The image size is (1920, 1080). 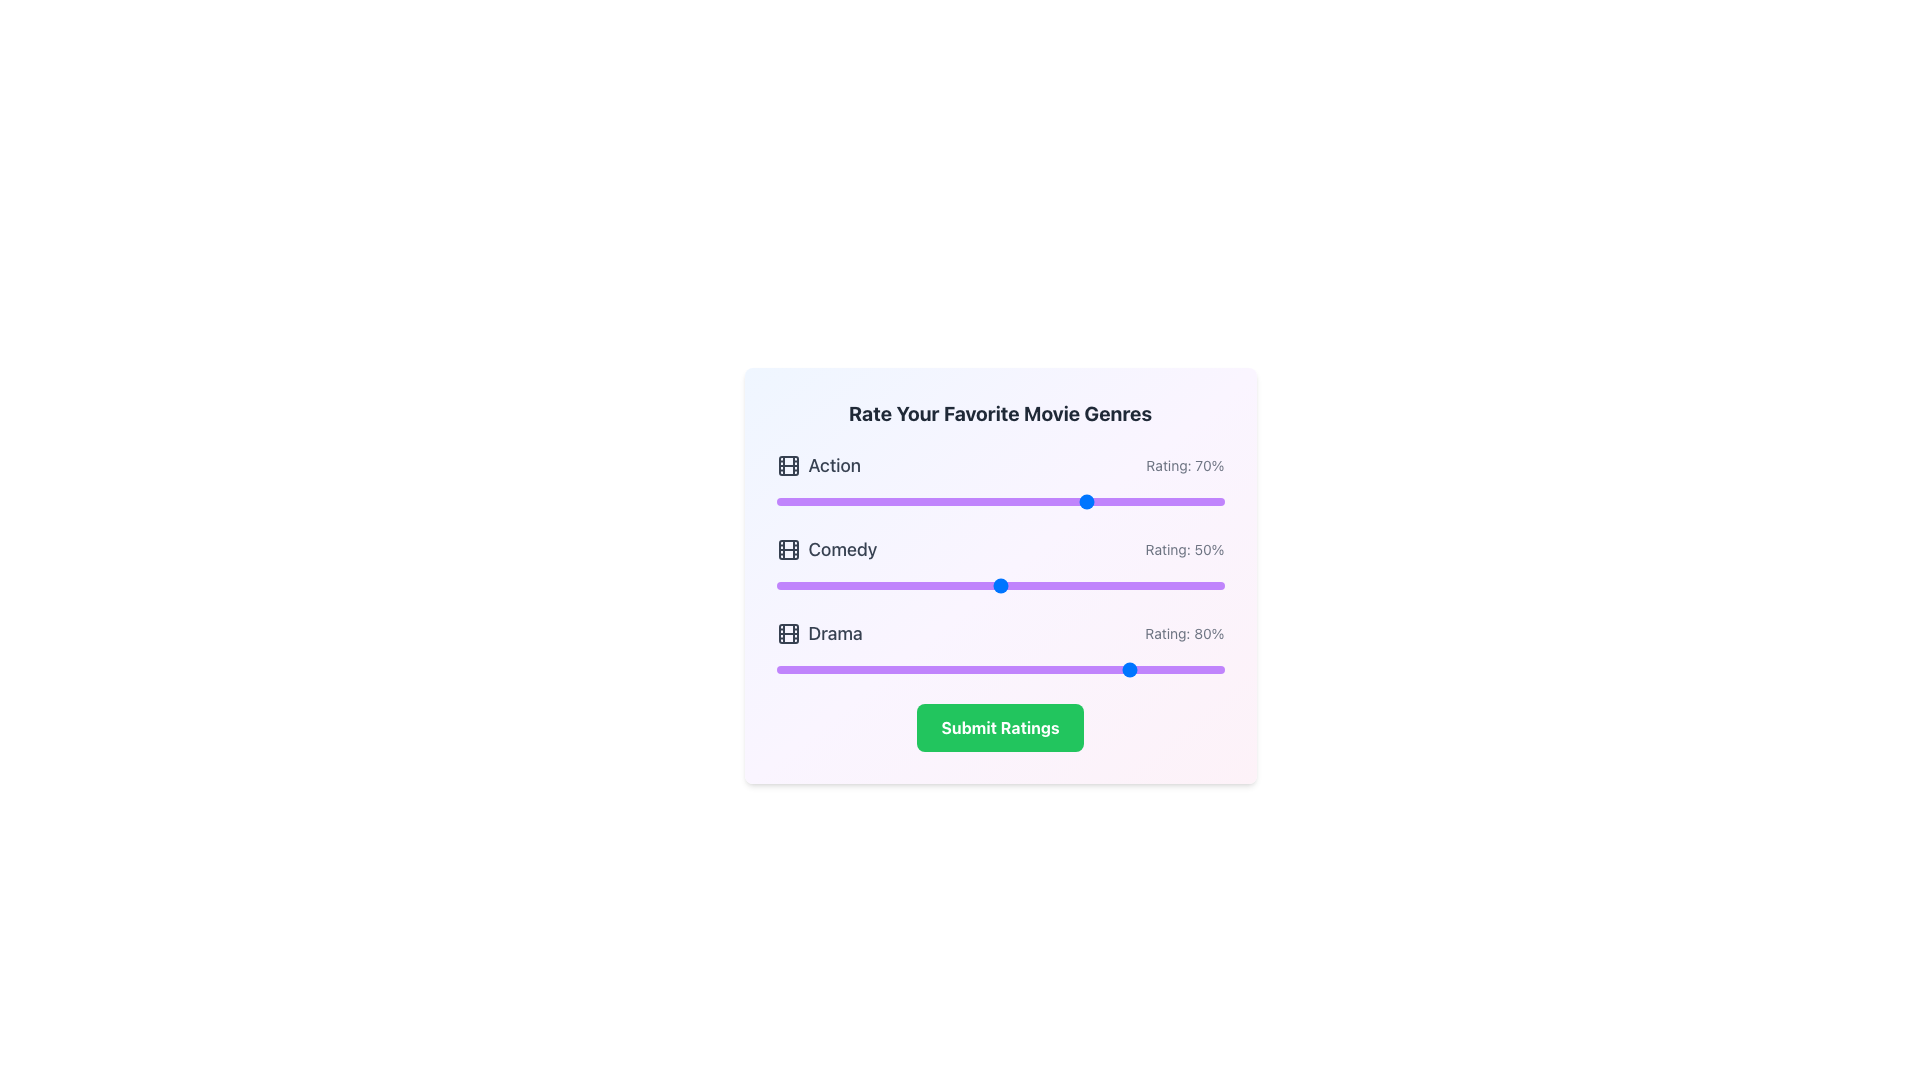 I want to click on the slider value, so click(x=909, y=670).